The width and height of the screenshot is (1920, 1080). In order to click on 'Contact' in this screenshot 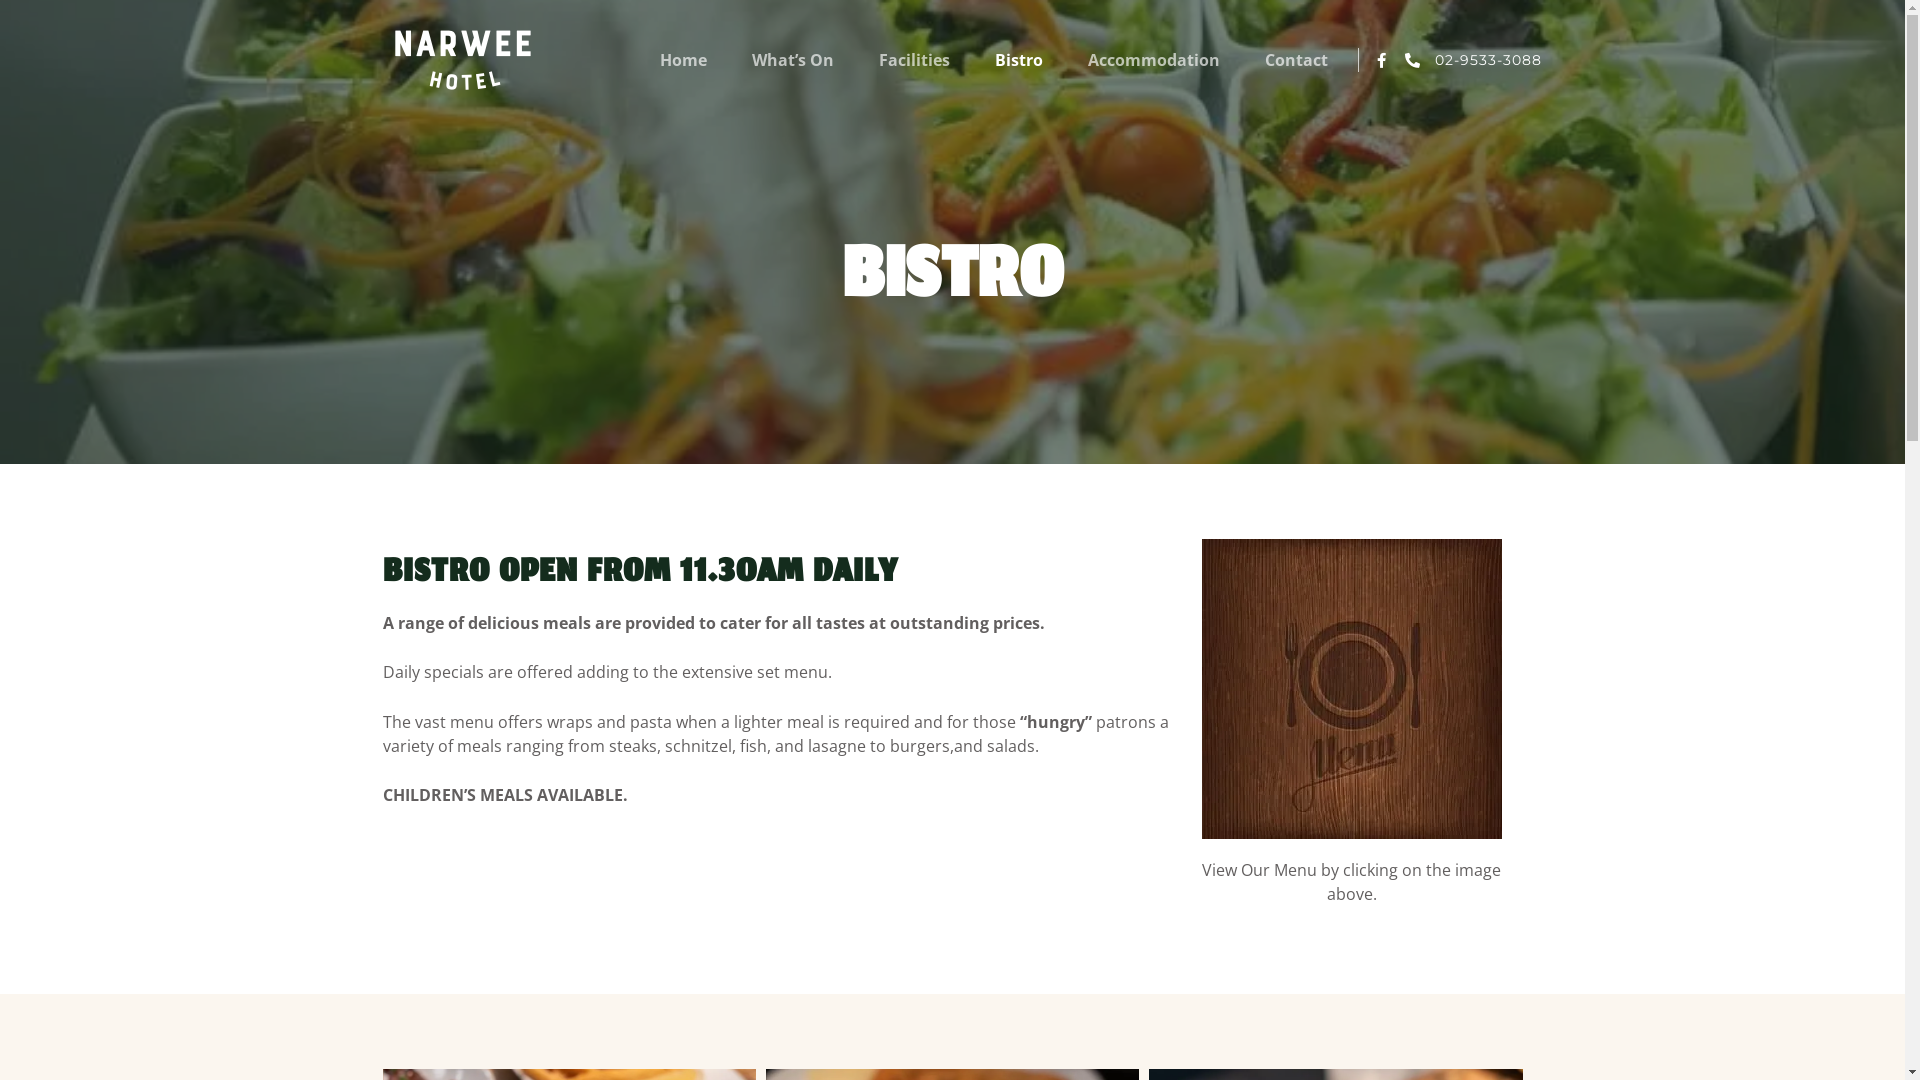, I will do `click(1296, 59)`.